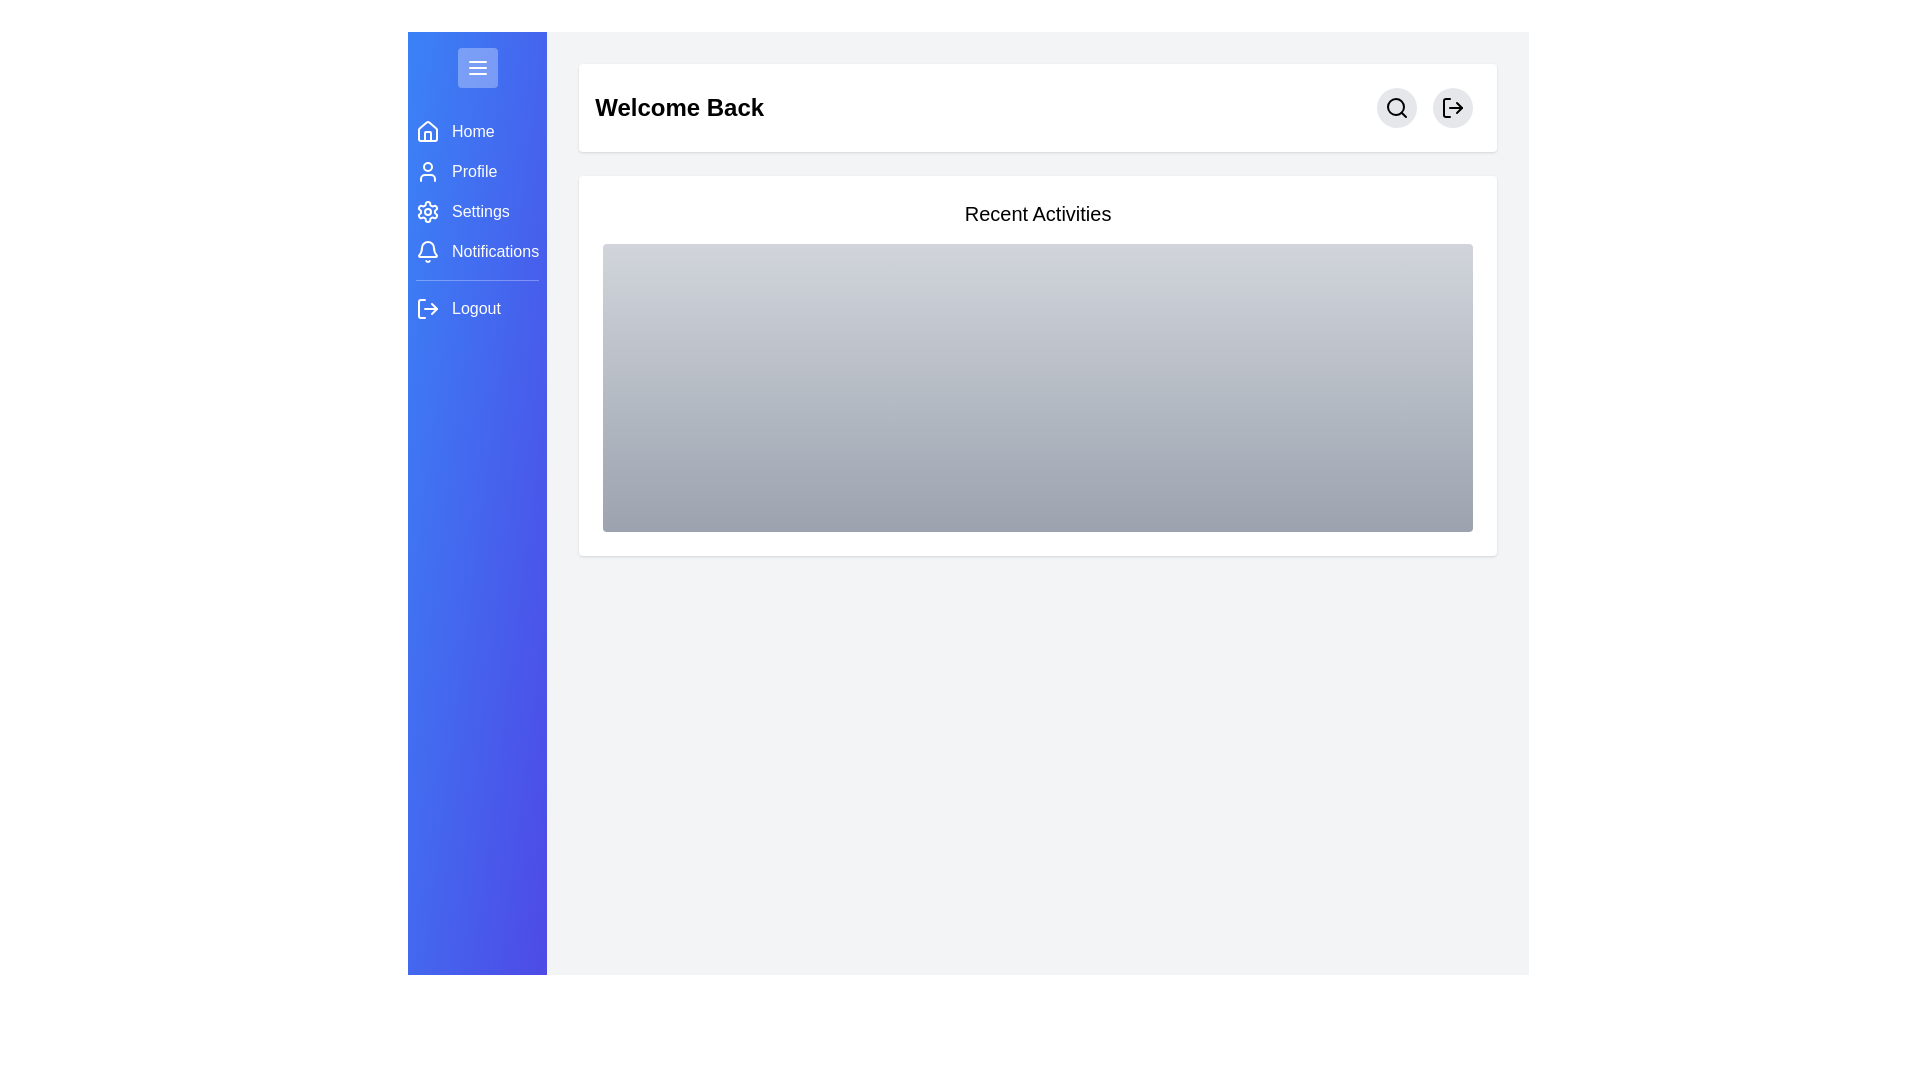  Describe the element at coordinates (1395, 108) in the screenshot. I see `the circular search button with a magnifying glass icon located at the top right section of the primary content area to initiate search` at that location.